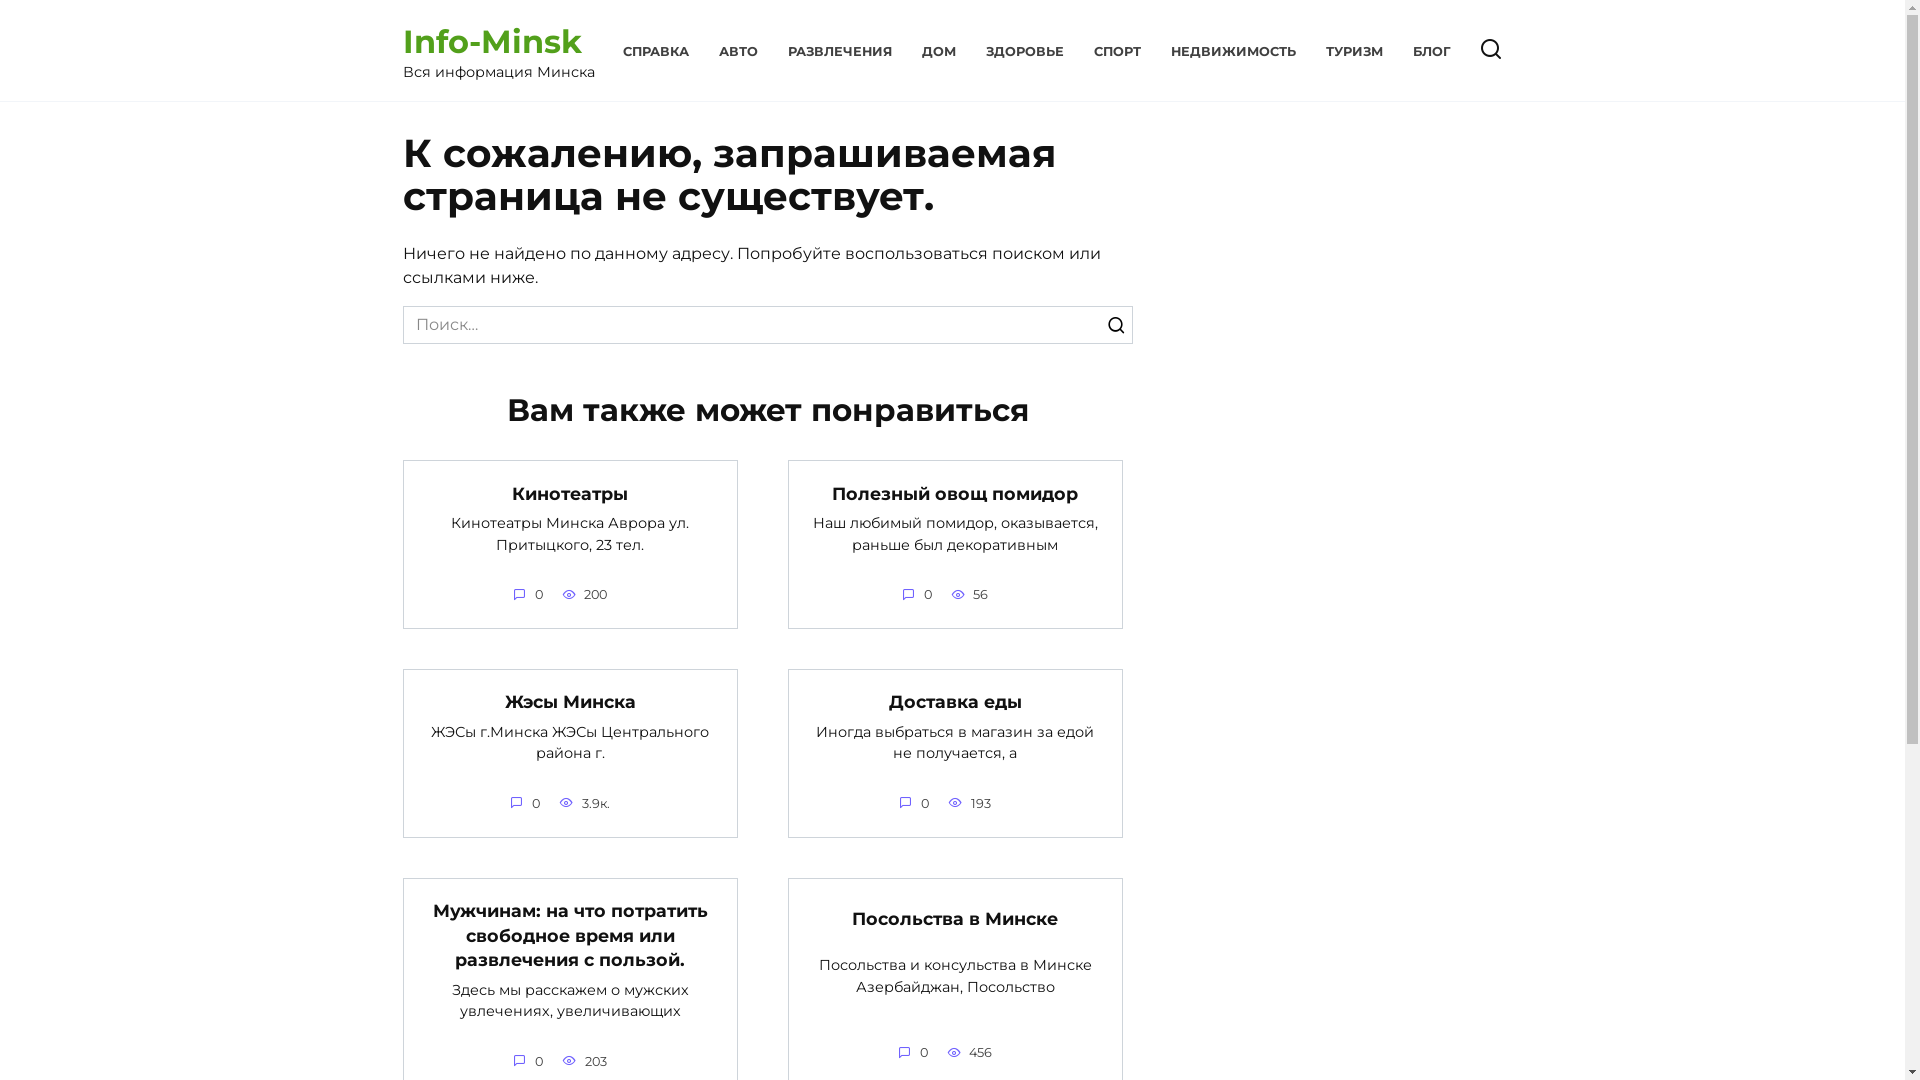 The height and width of the screenshot is (1080, 1920). What do you see at coordinates (491, 41) in the screenshot?
I see `'Info-Minsk'` at bounding box center [491, 41].